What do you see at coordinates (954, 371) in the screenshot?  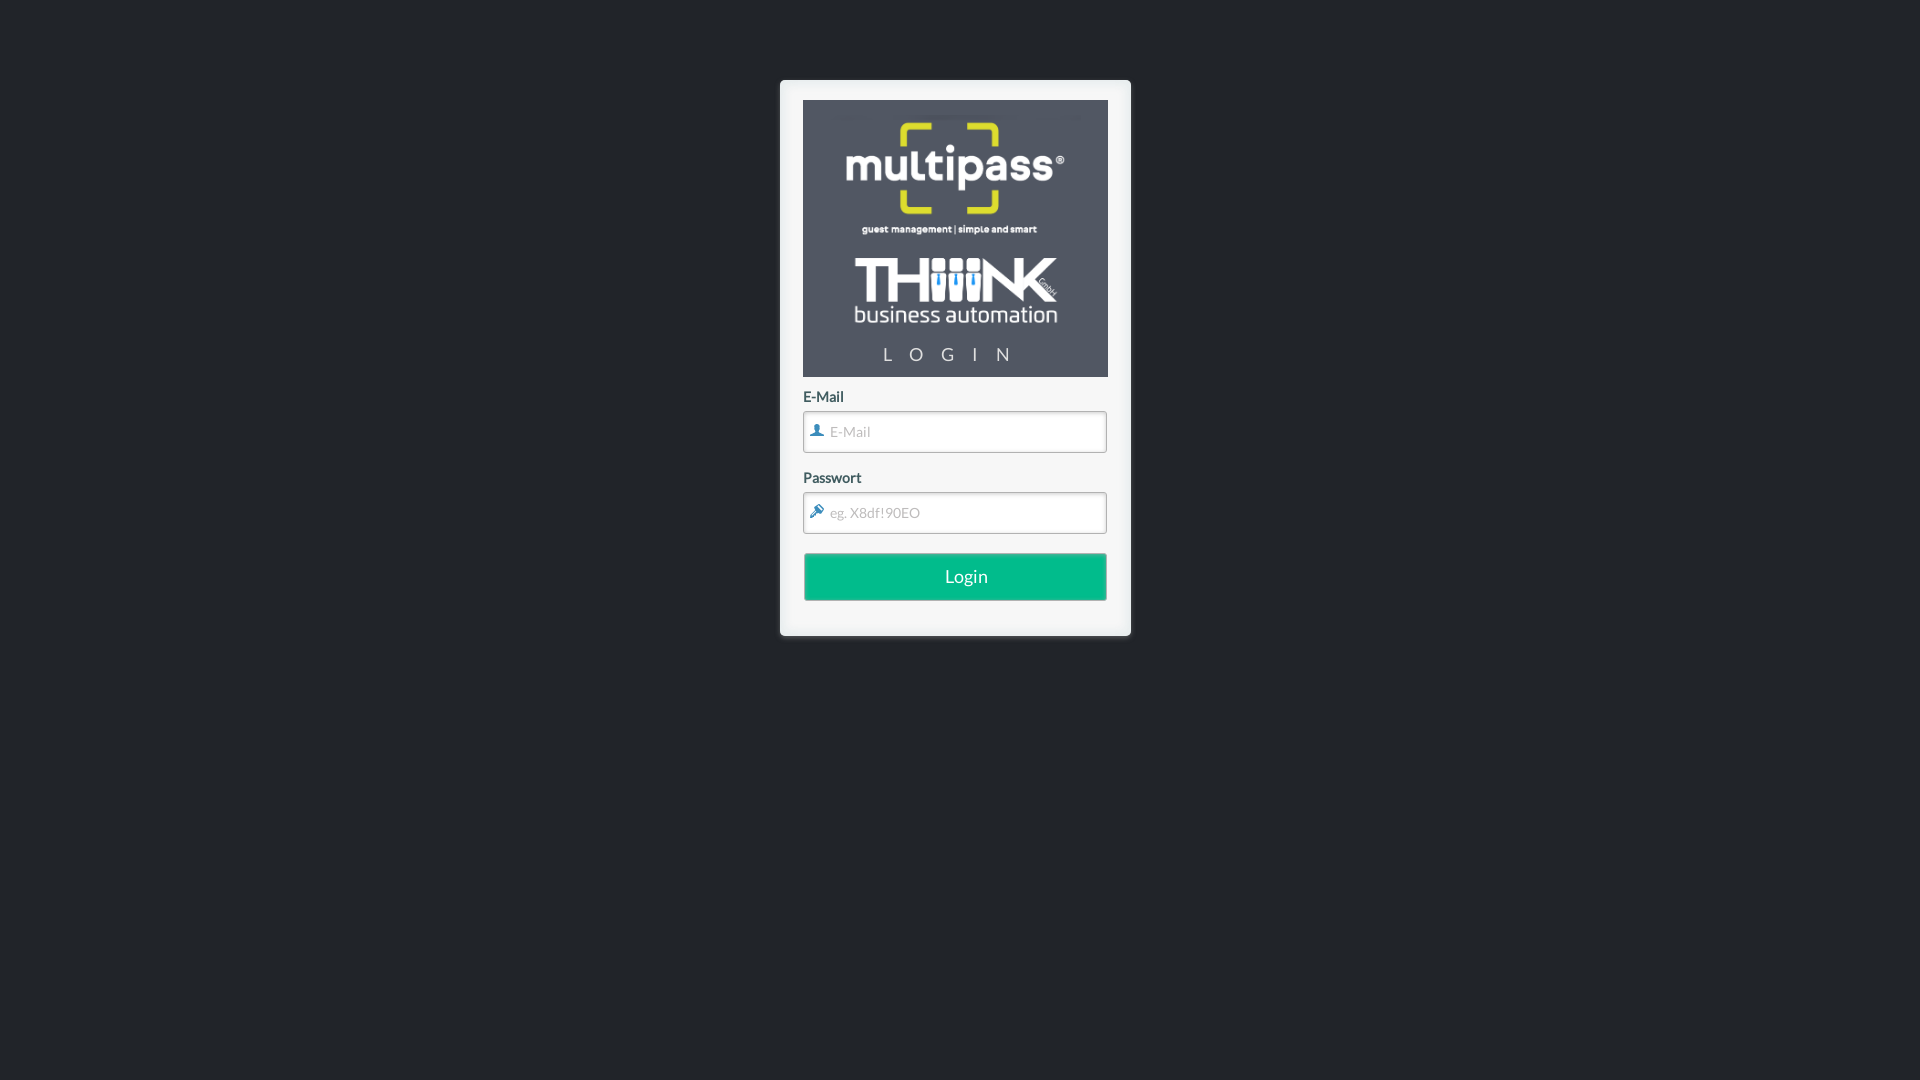 I see `'Submit'` at bounding box center [954, 371].